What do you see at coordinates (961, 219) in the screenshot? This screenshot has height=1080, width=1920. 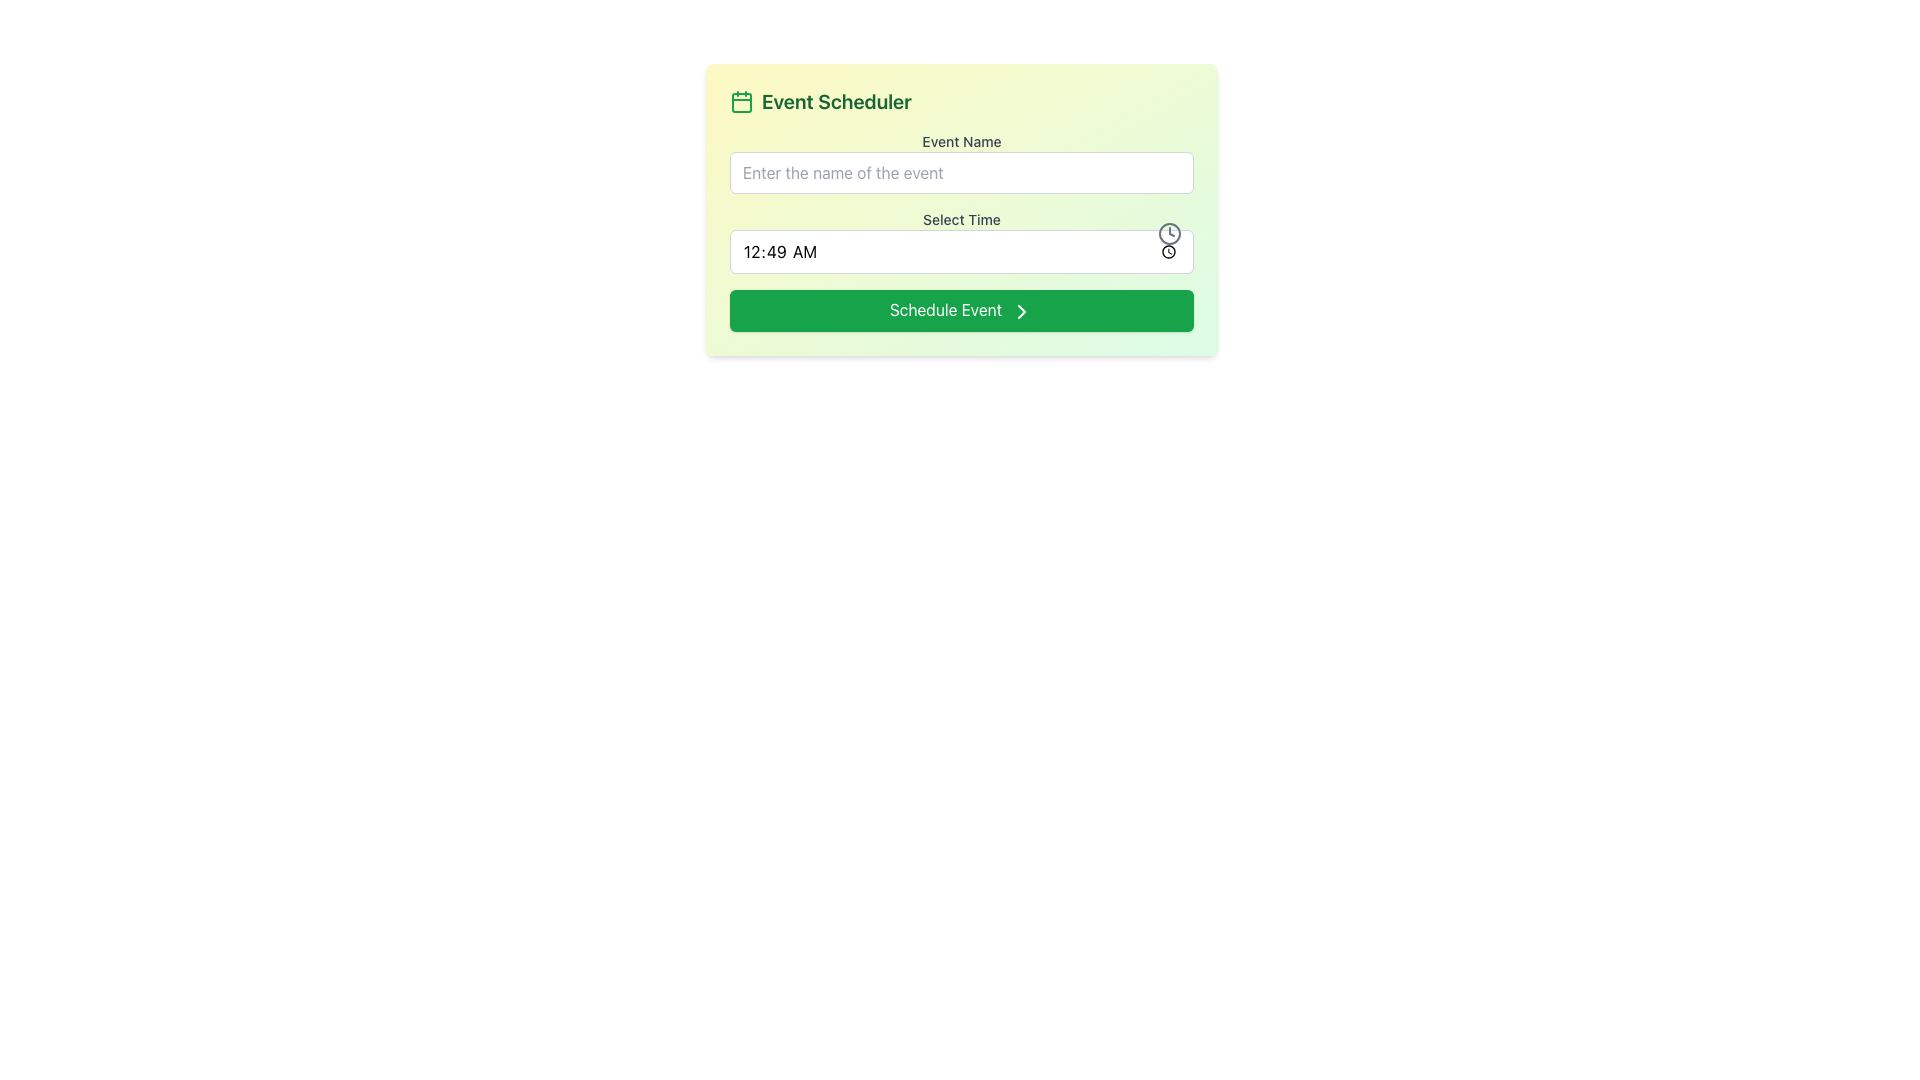 I see `the text label that displays the instruction 'Select Time', which is centrally aligned and located near the top-middle of the card-like section in the interface` at bounding box center [961, 219].